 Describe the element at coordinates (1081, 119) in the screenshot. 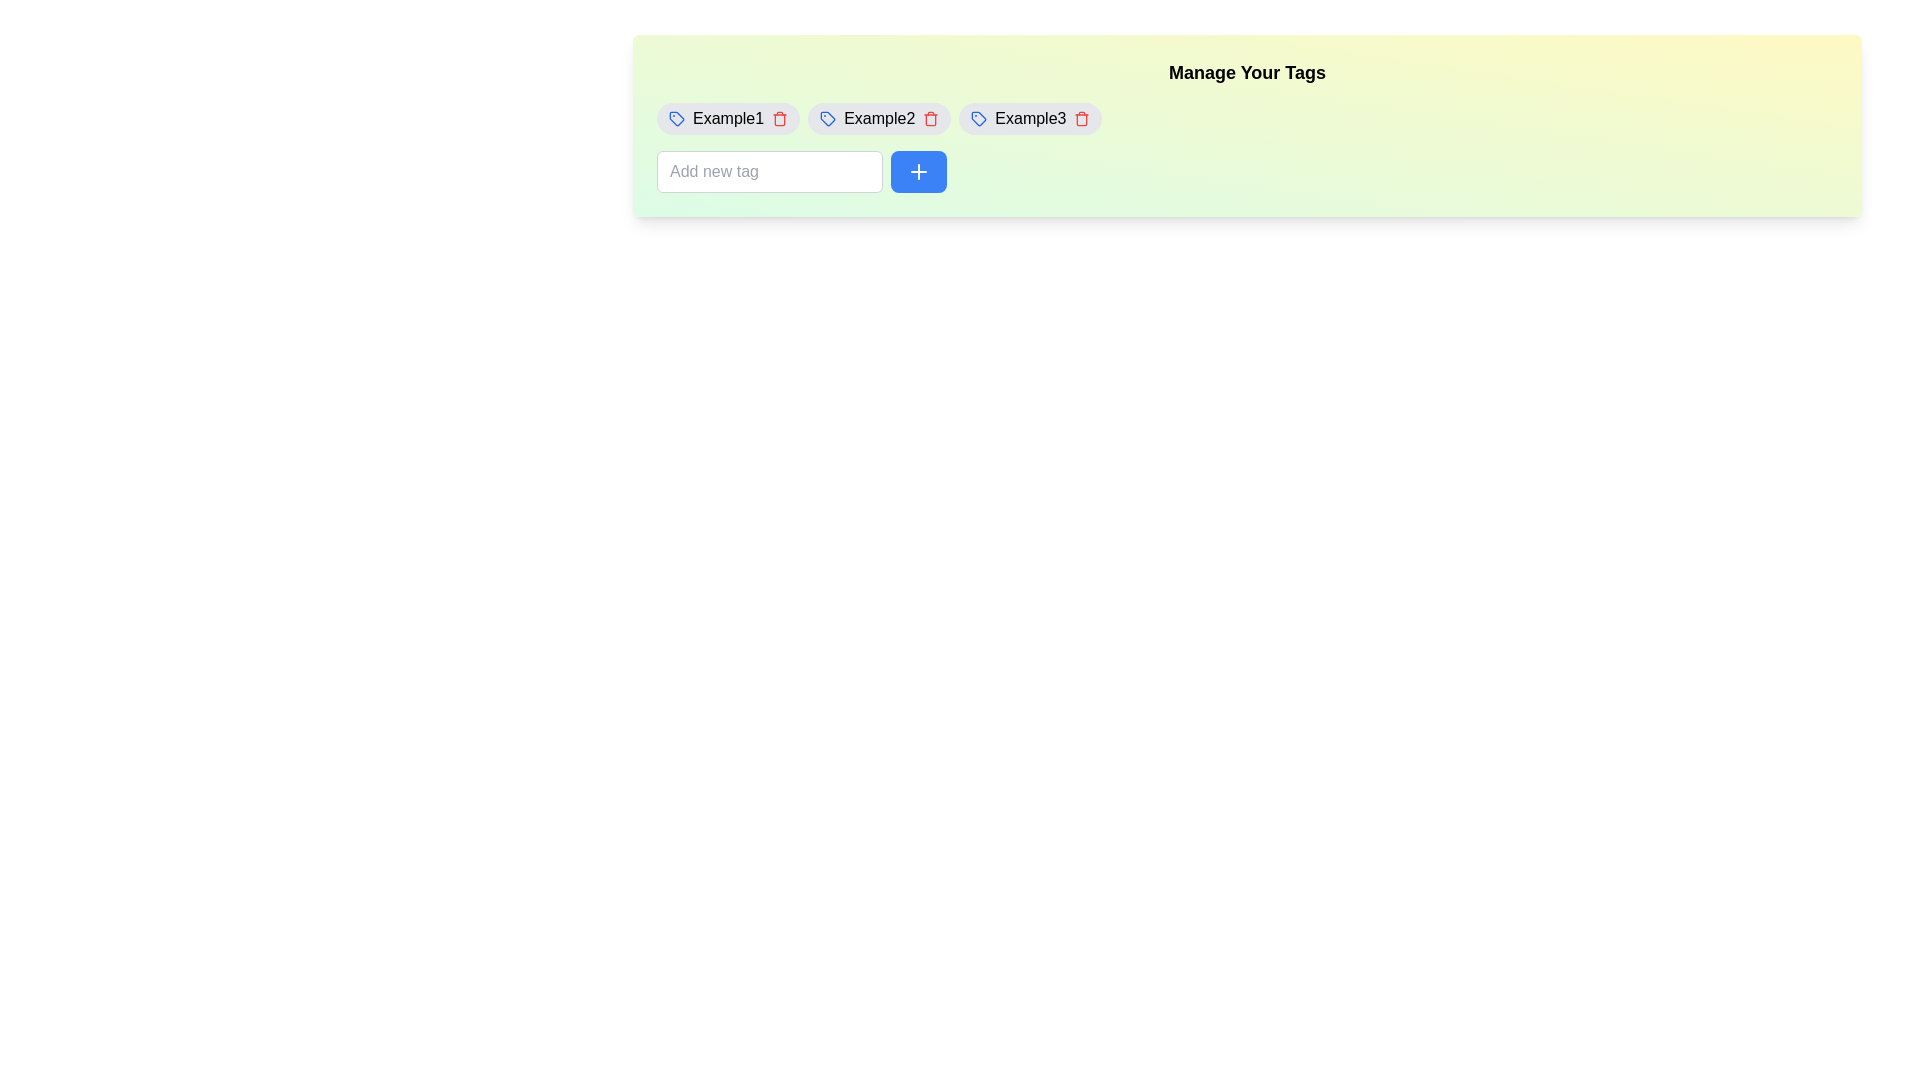

I see `the red trash bin icon, the third icon from the left in the row associated with the tag 'Example3'` at that location.